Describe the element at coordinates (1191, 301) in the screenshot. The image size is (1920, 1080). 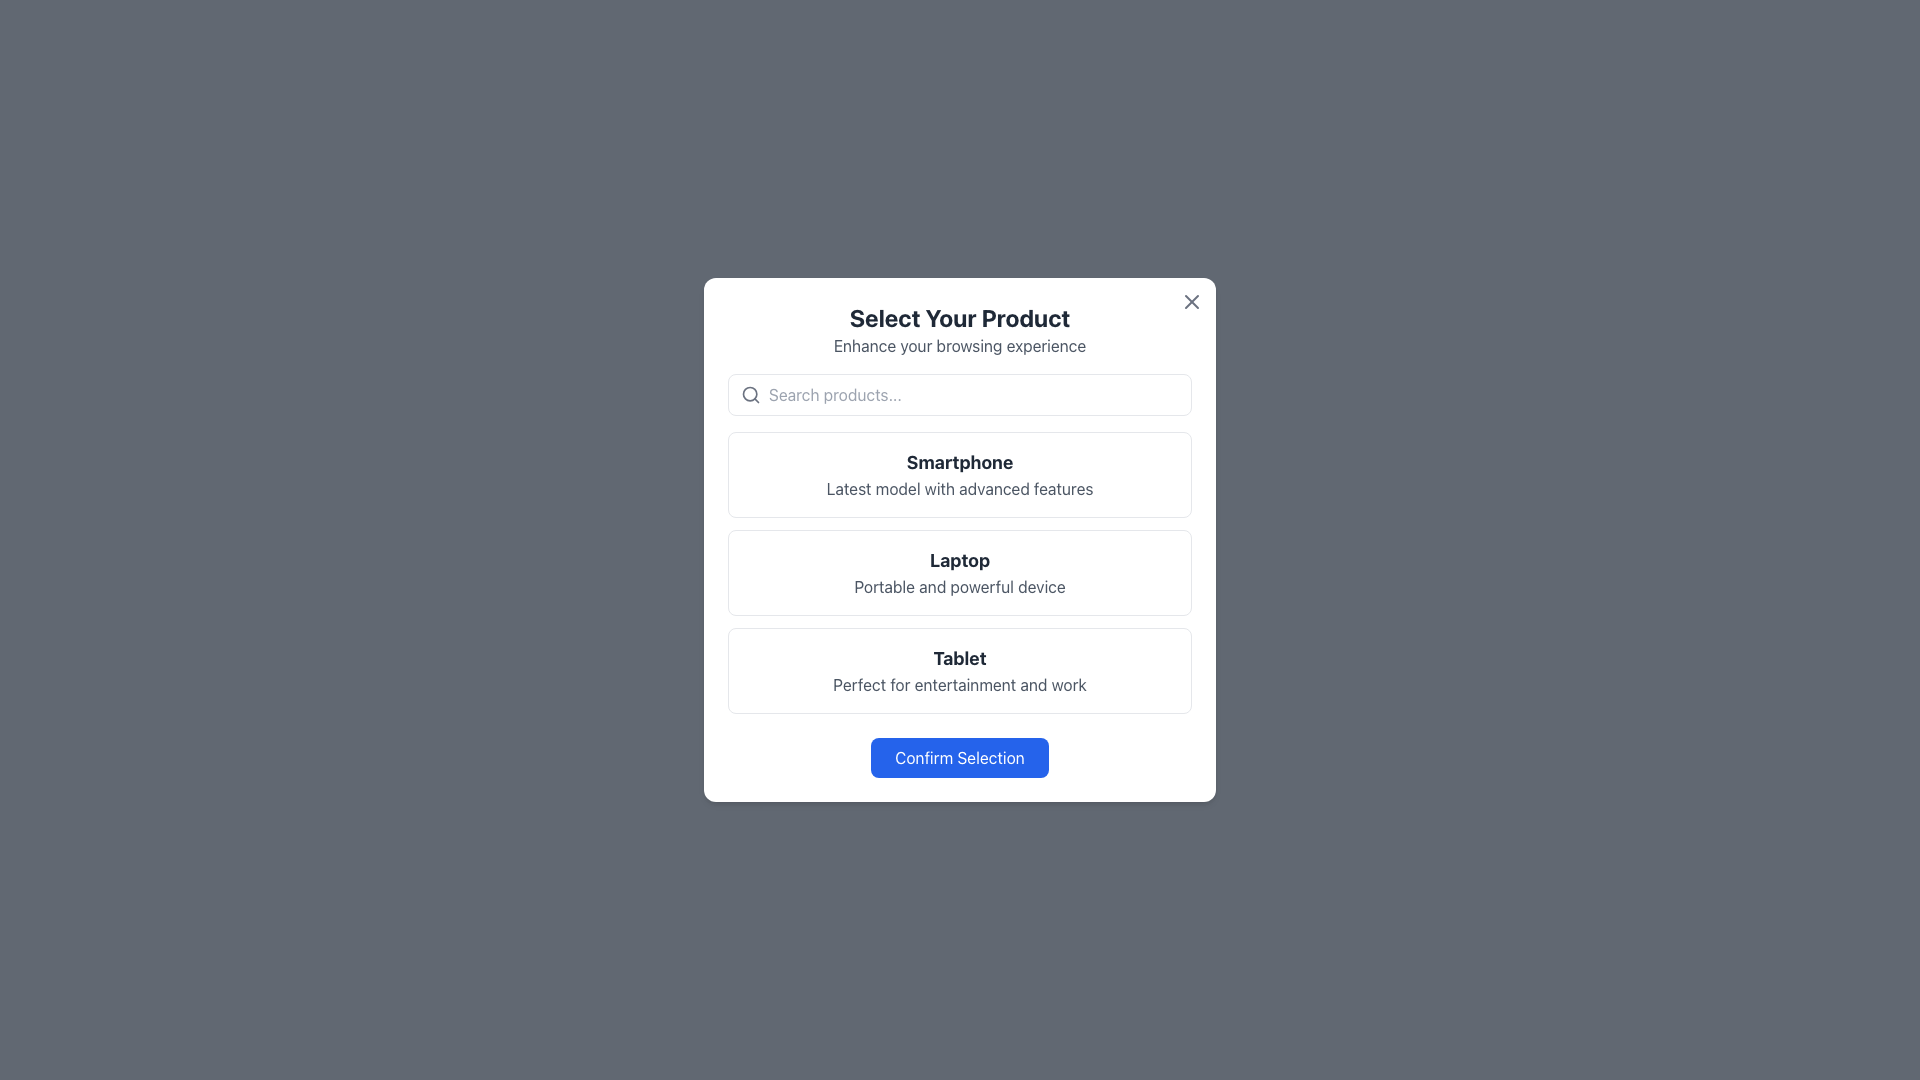
I see `the close button located at the top-right corner of the 'Select Your Product' dialog box` at that location.